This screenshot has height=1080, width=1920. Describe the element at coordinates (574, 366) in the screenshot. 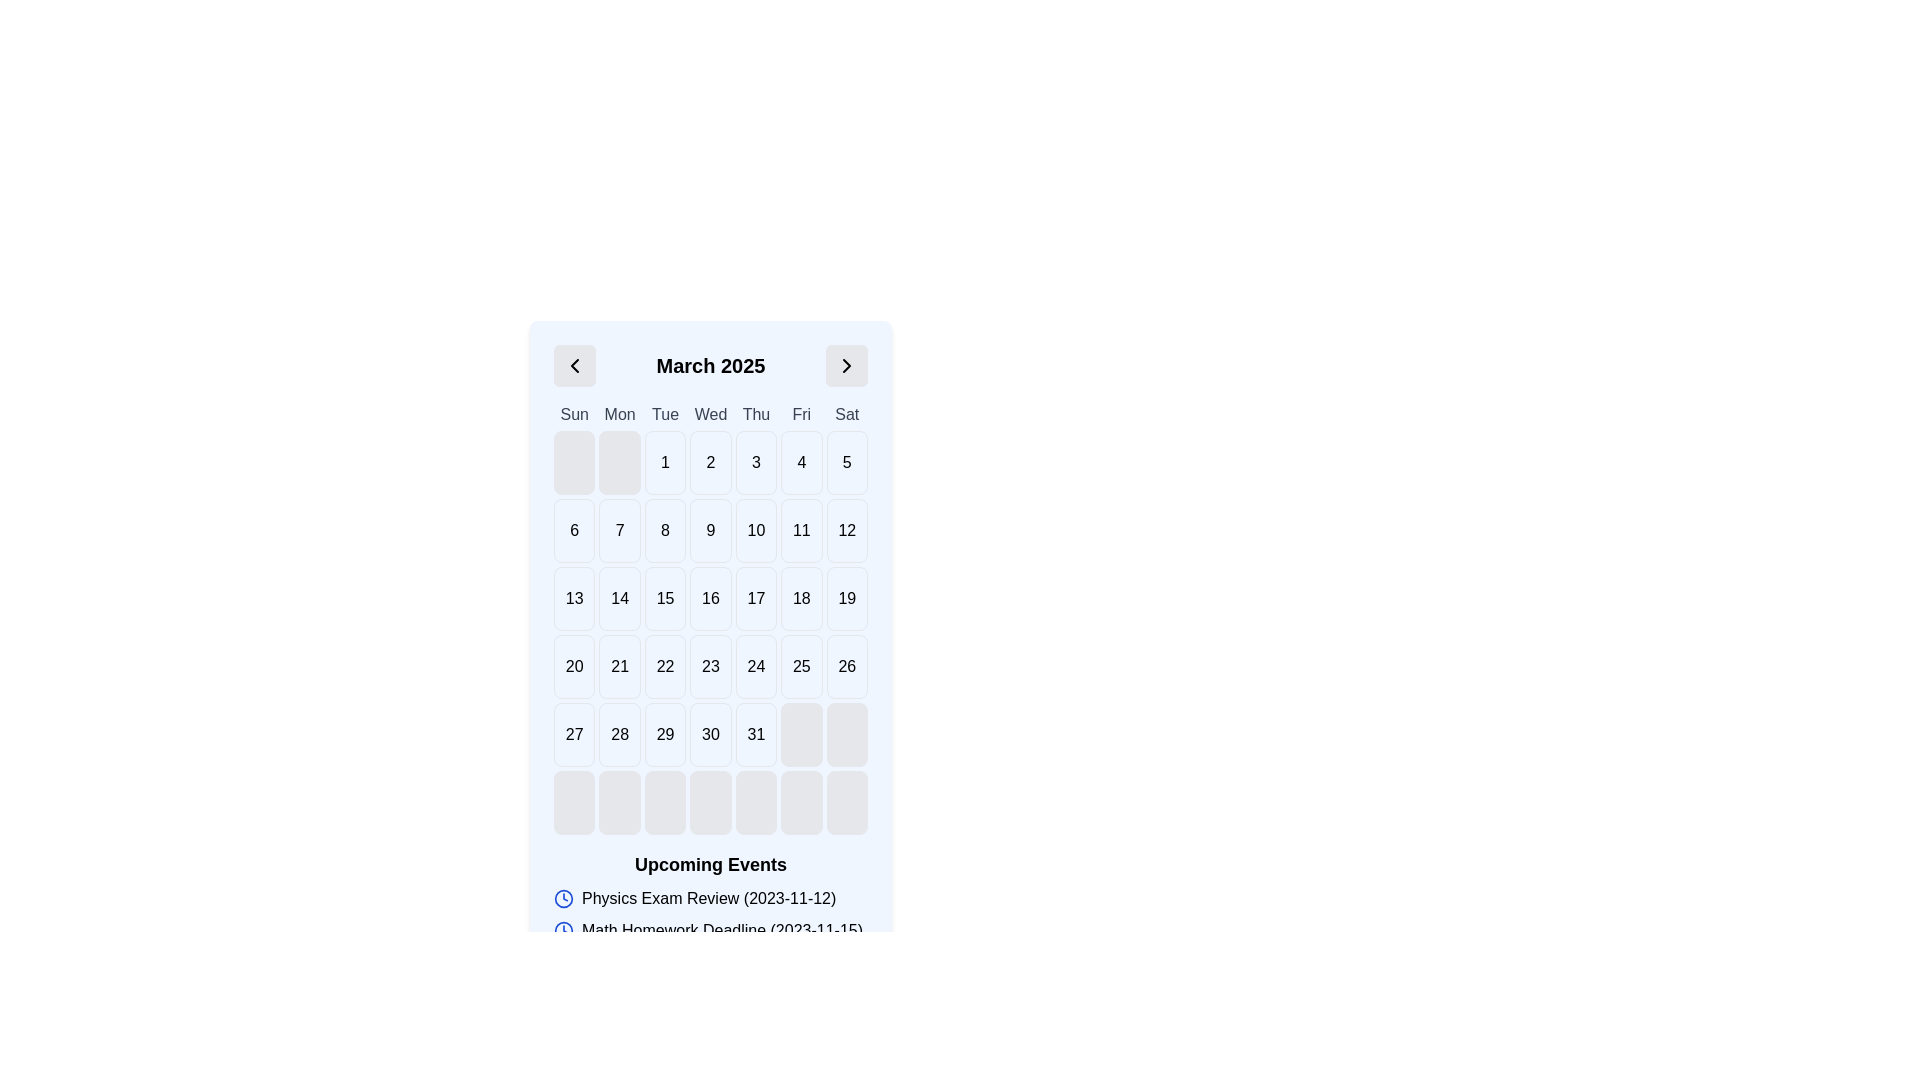

I see `the left-pointing chevron icon inside the button next to the 'March 2025' header` at that location.